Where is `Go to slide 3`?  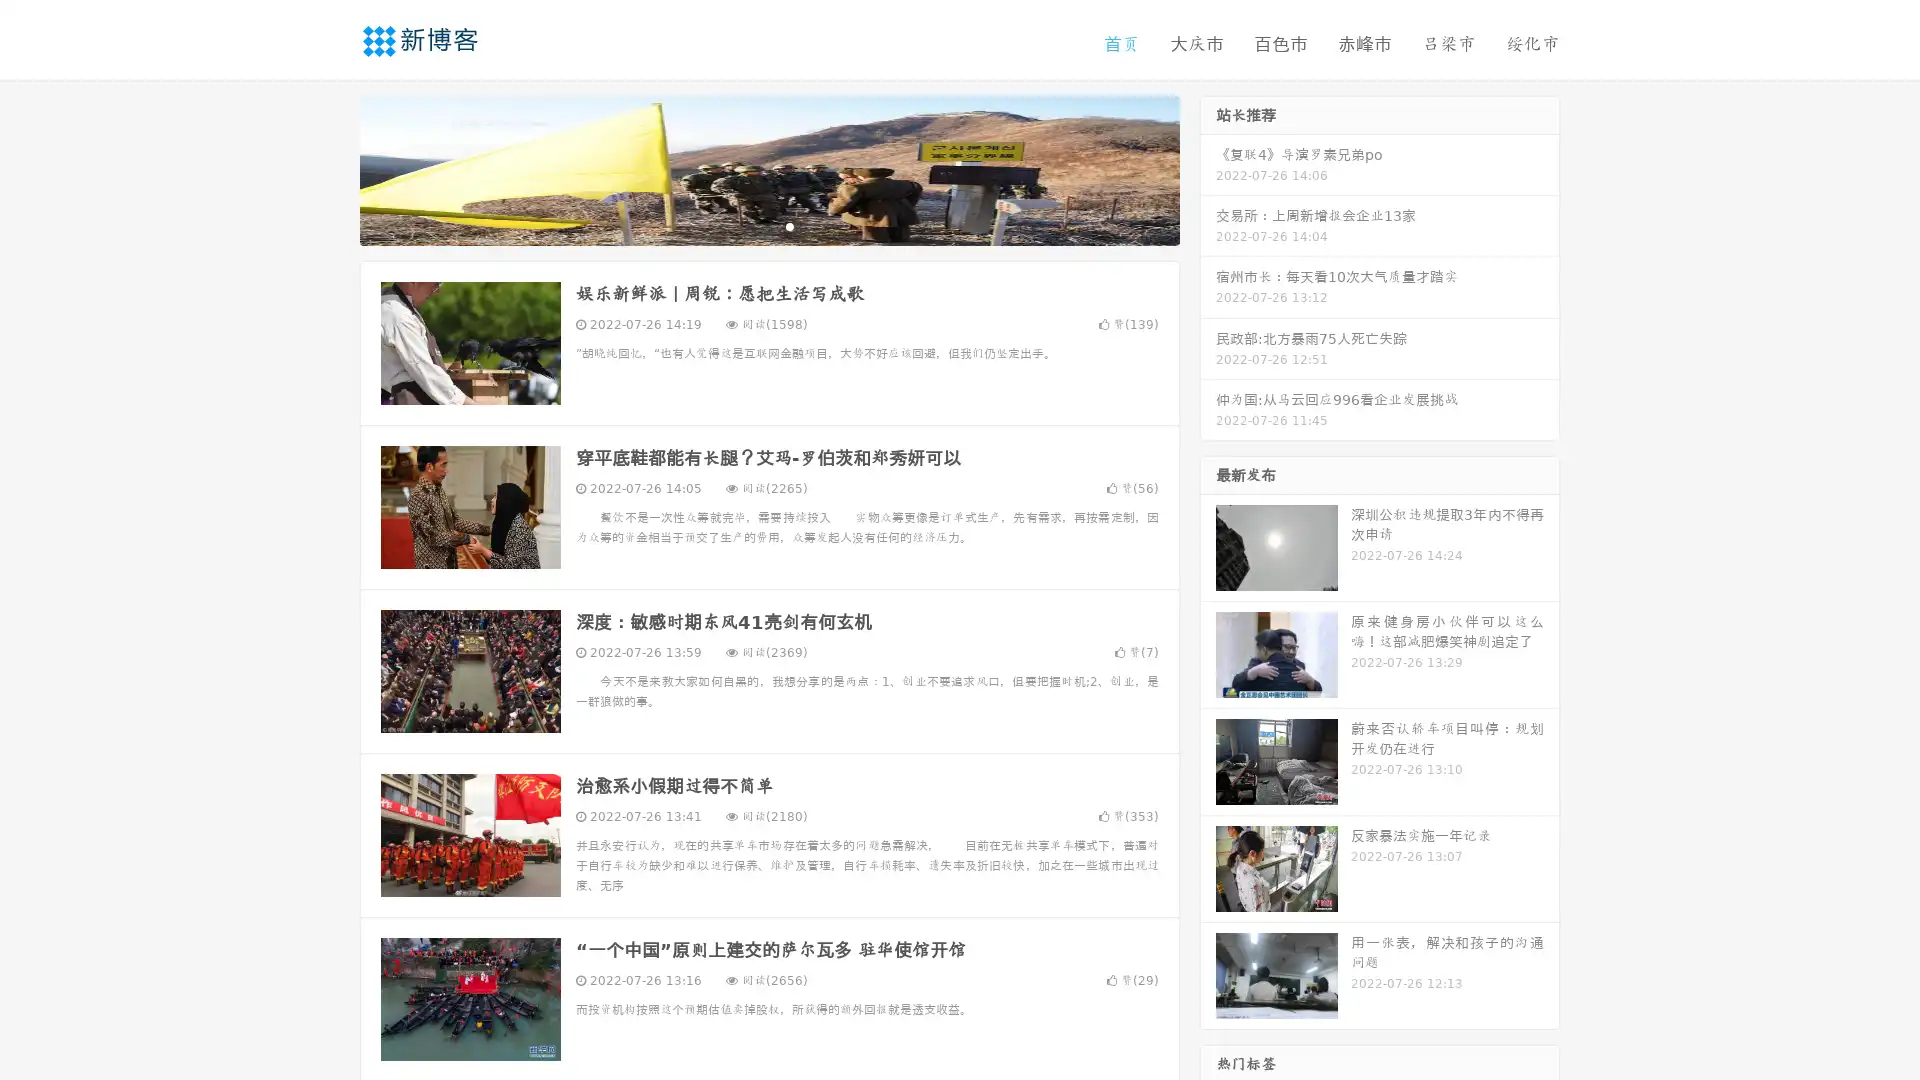 Go to slide 3 is located at coordinates (789, 225).